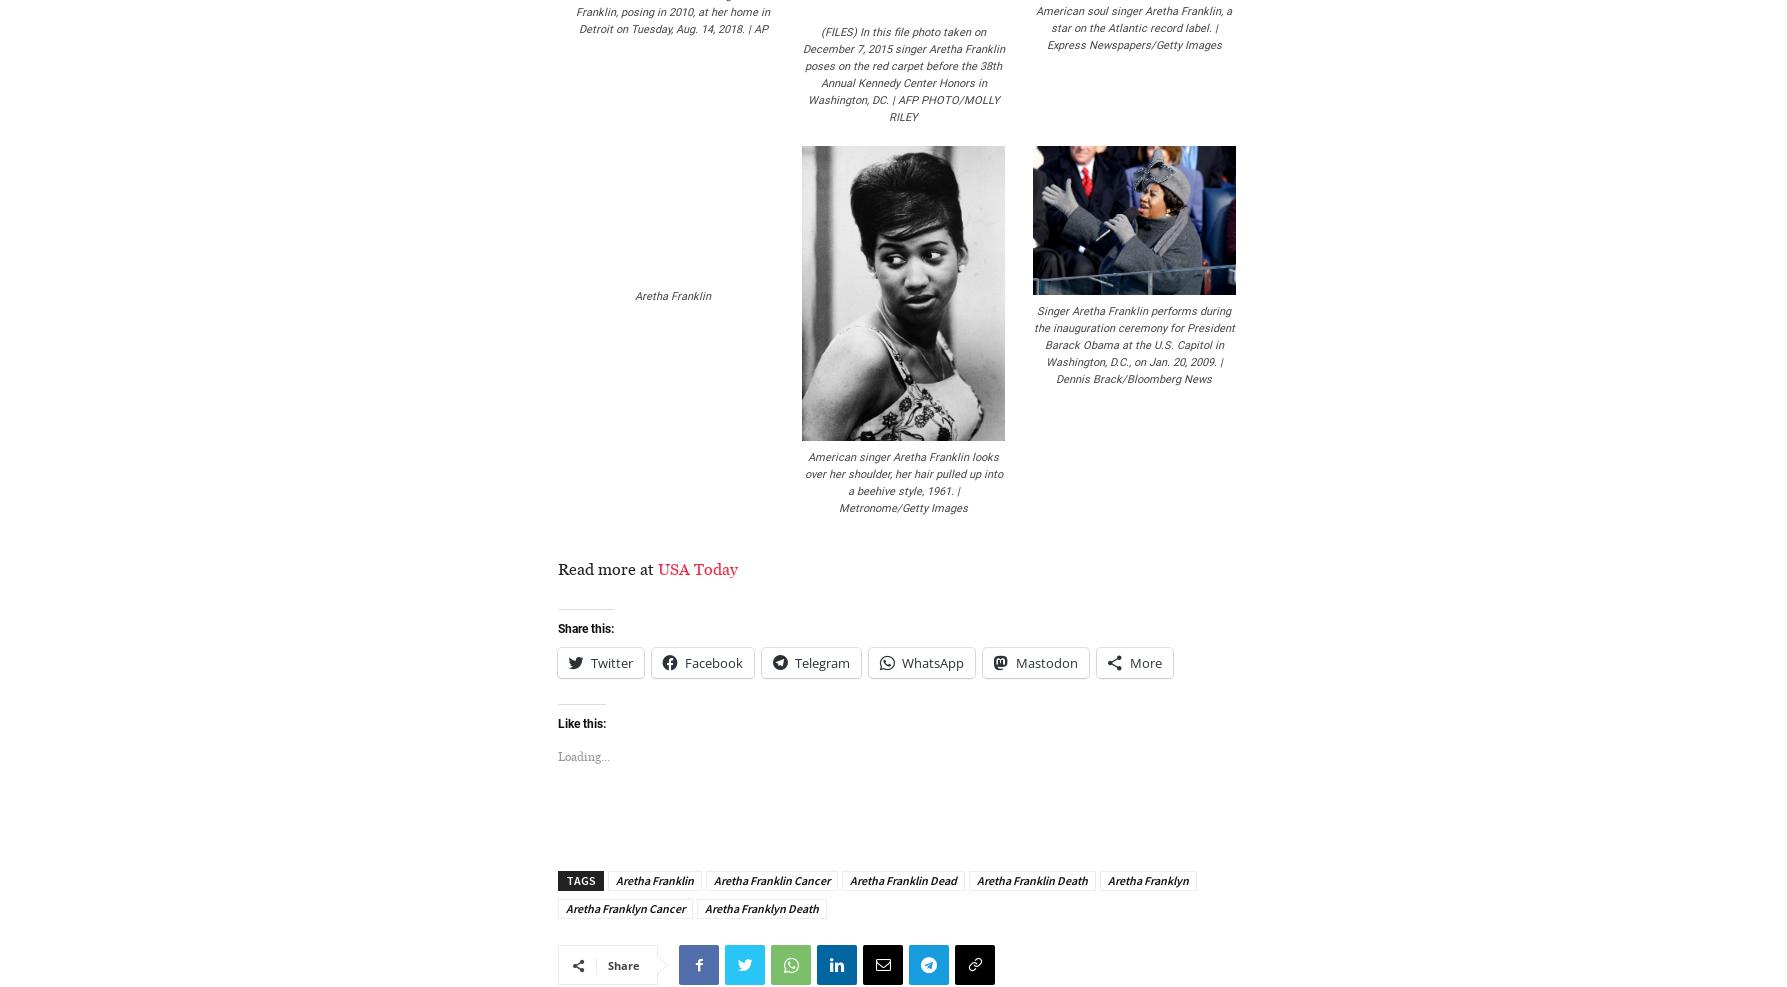 The height and width of the screenshot is (987, 1787). I want to click on 'Loading...', so click(582, 756).